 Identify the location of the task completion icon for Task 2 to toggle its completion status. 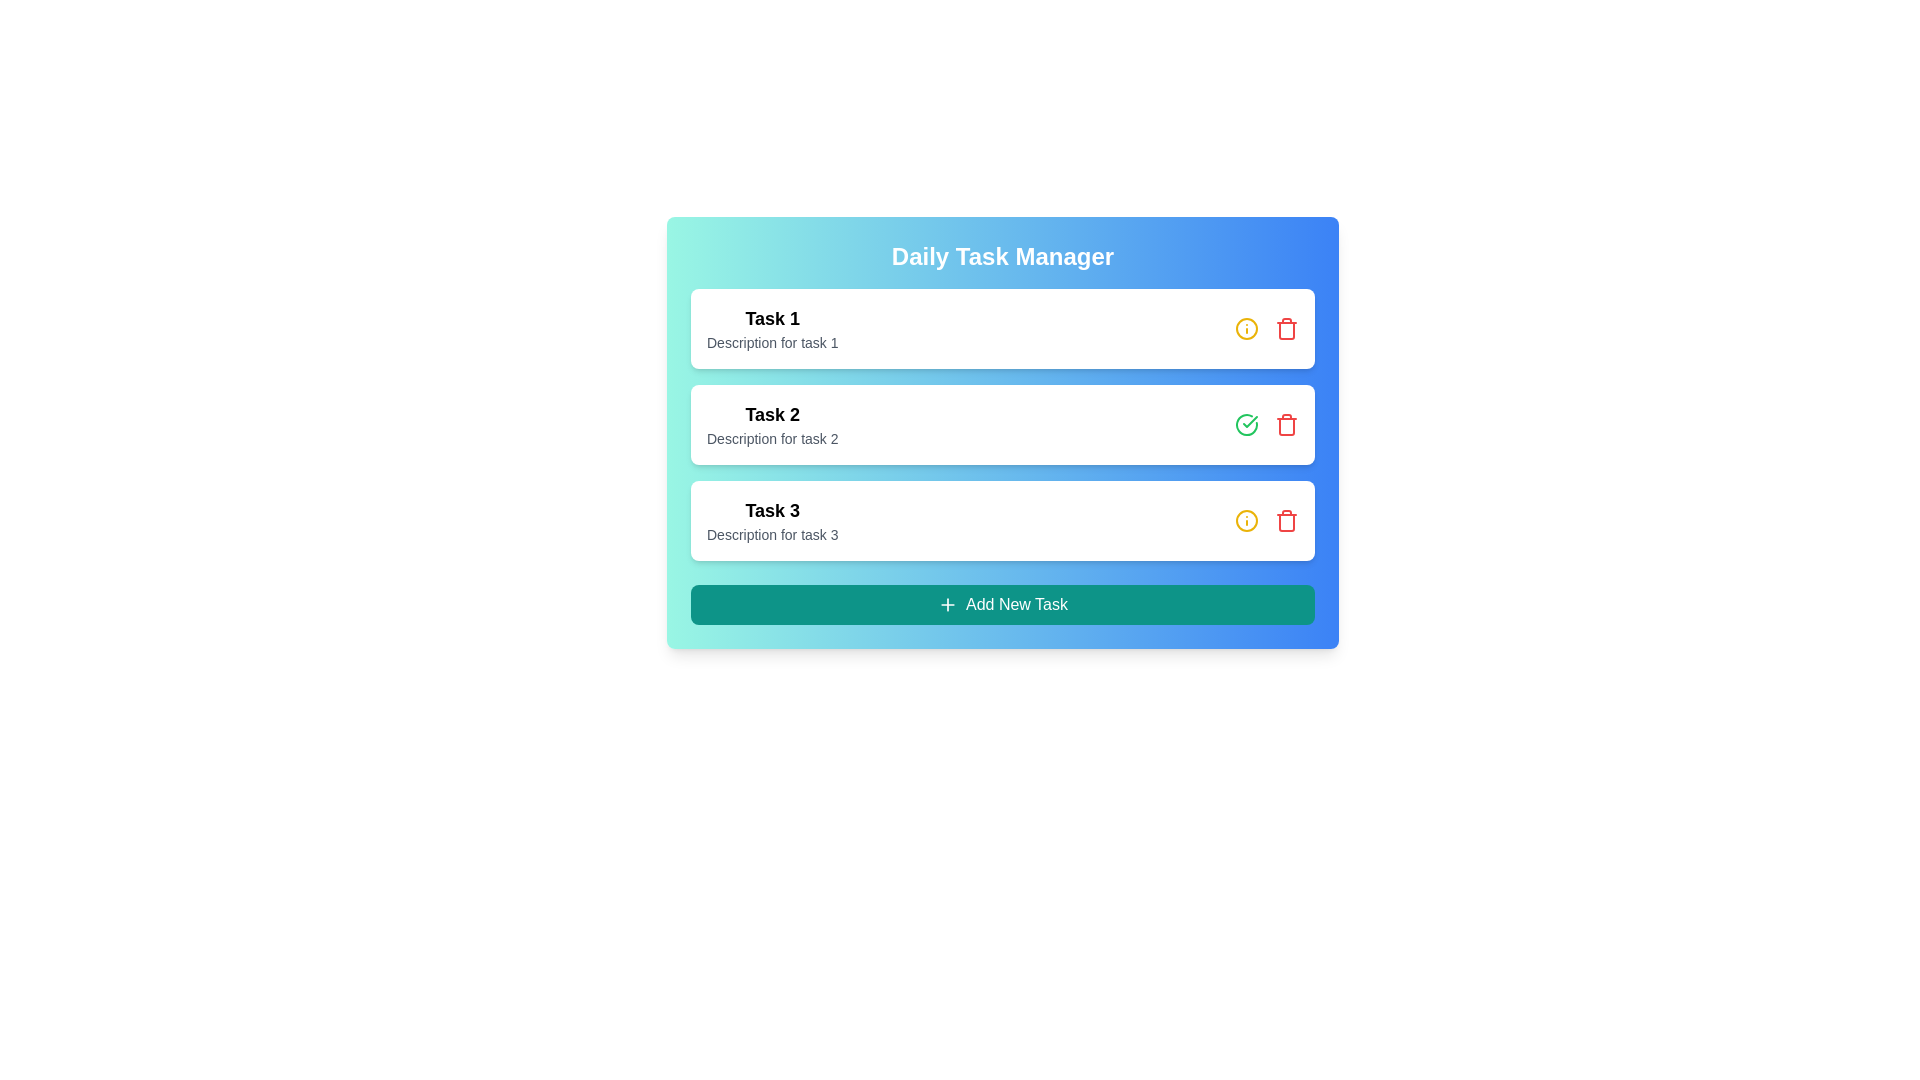
(1246, 423).